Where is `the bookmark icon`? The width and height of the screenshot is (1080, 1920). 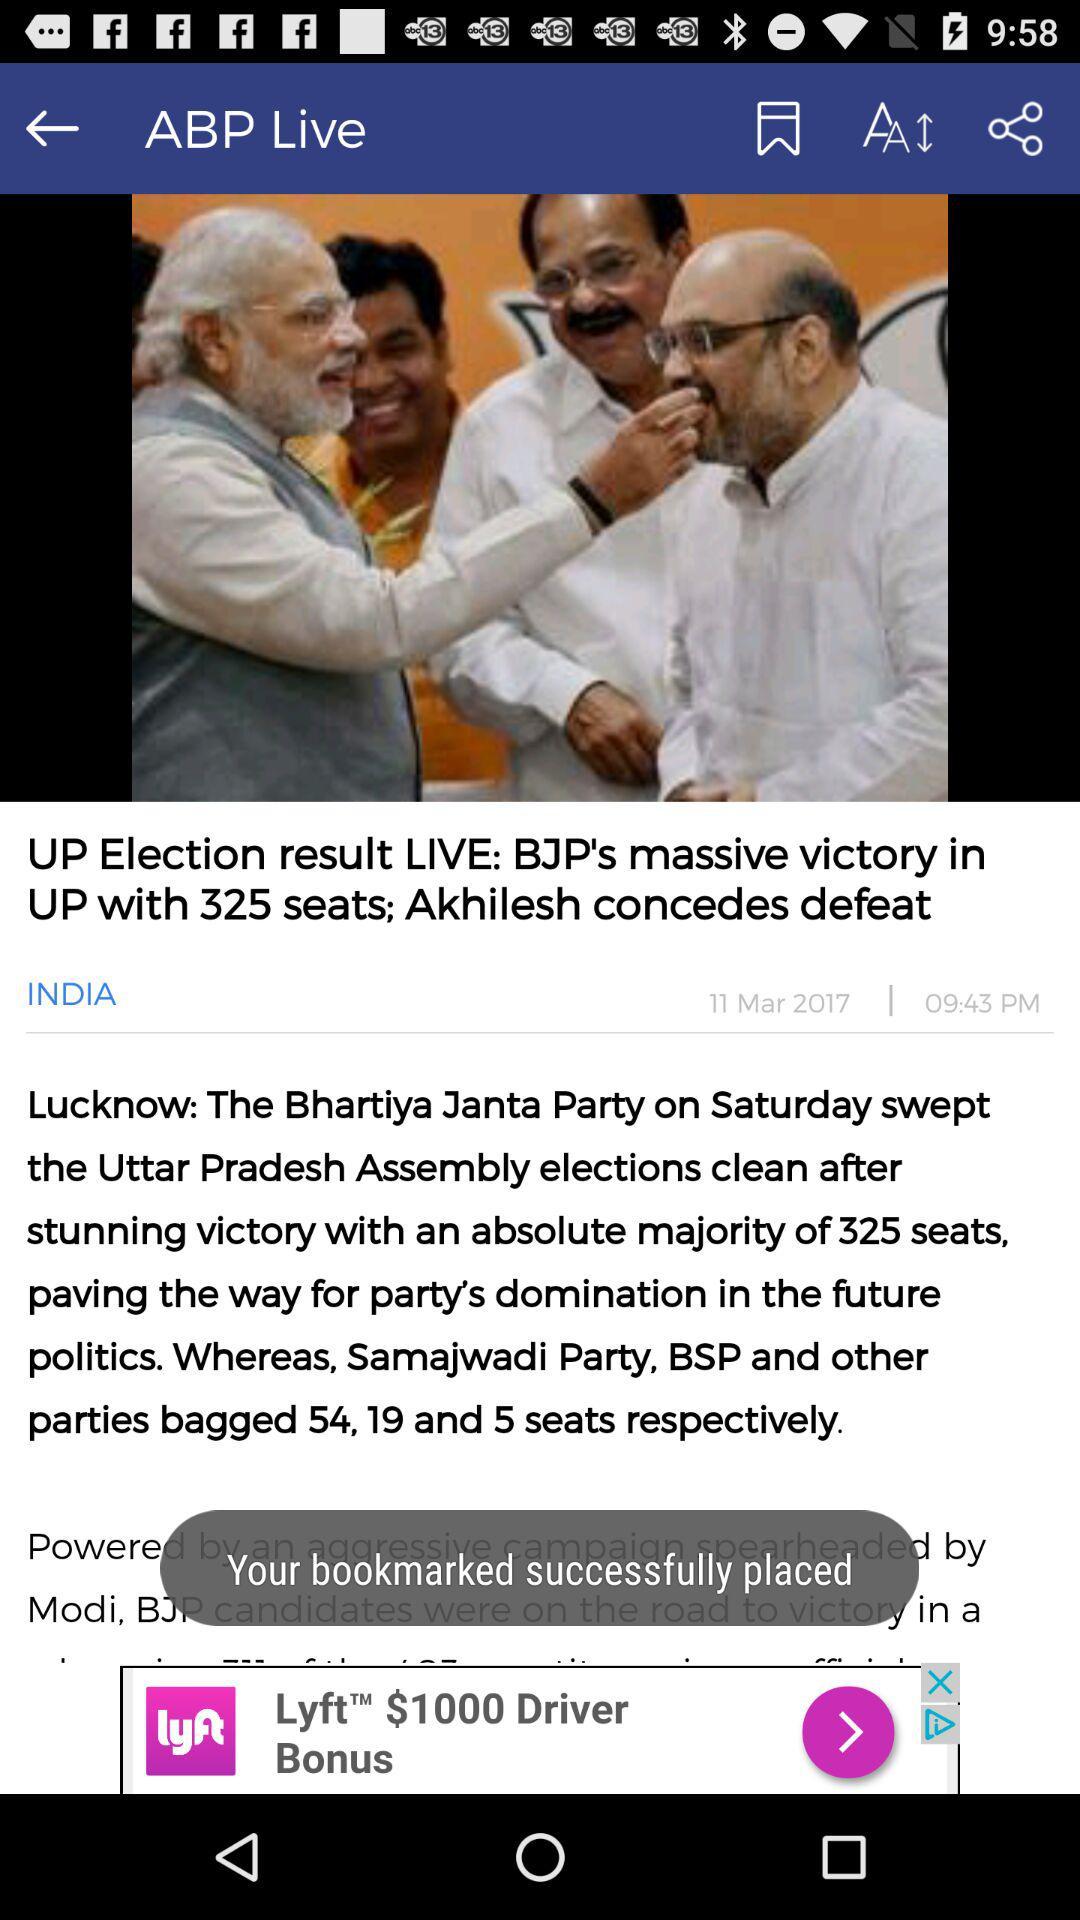
the bookmark icon is located at coordinates (775, 136).